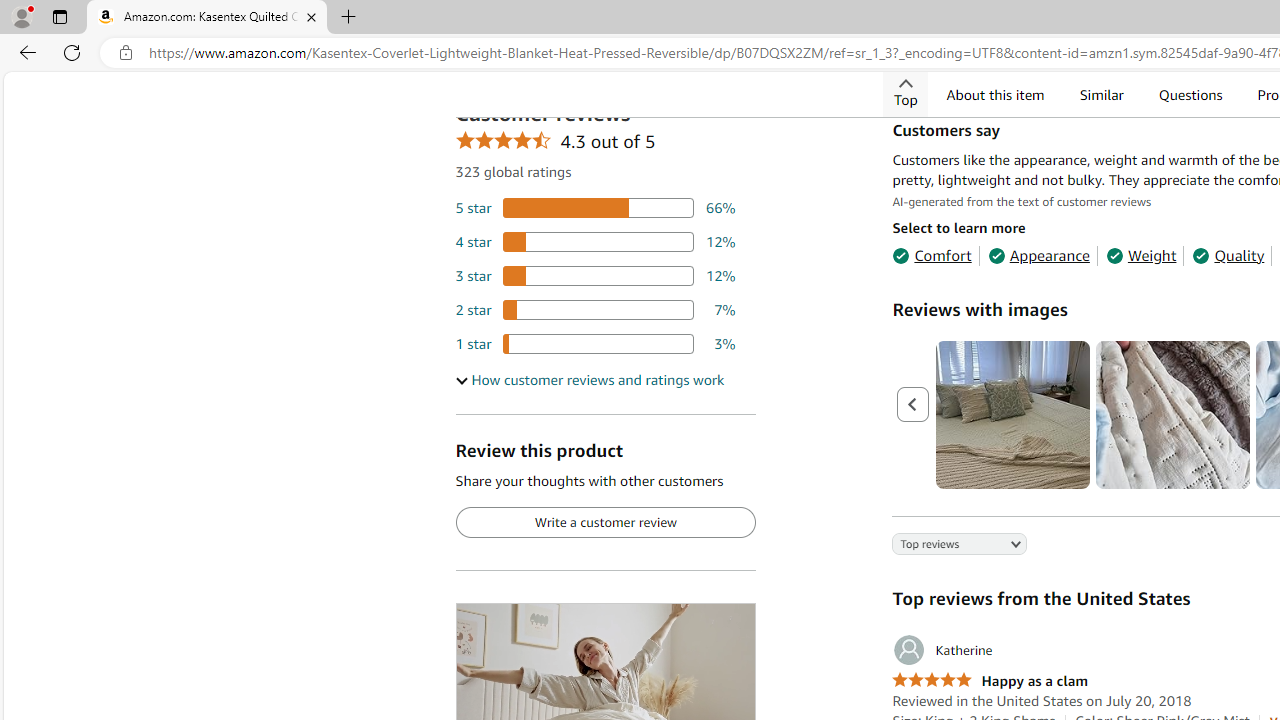 The width and height of the screenshot is (1280, 720). I want to click on '7 percent of reviews have 2 stars', so click(594, 309).